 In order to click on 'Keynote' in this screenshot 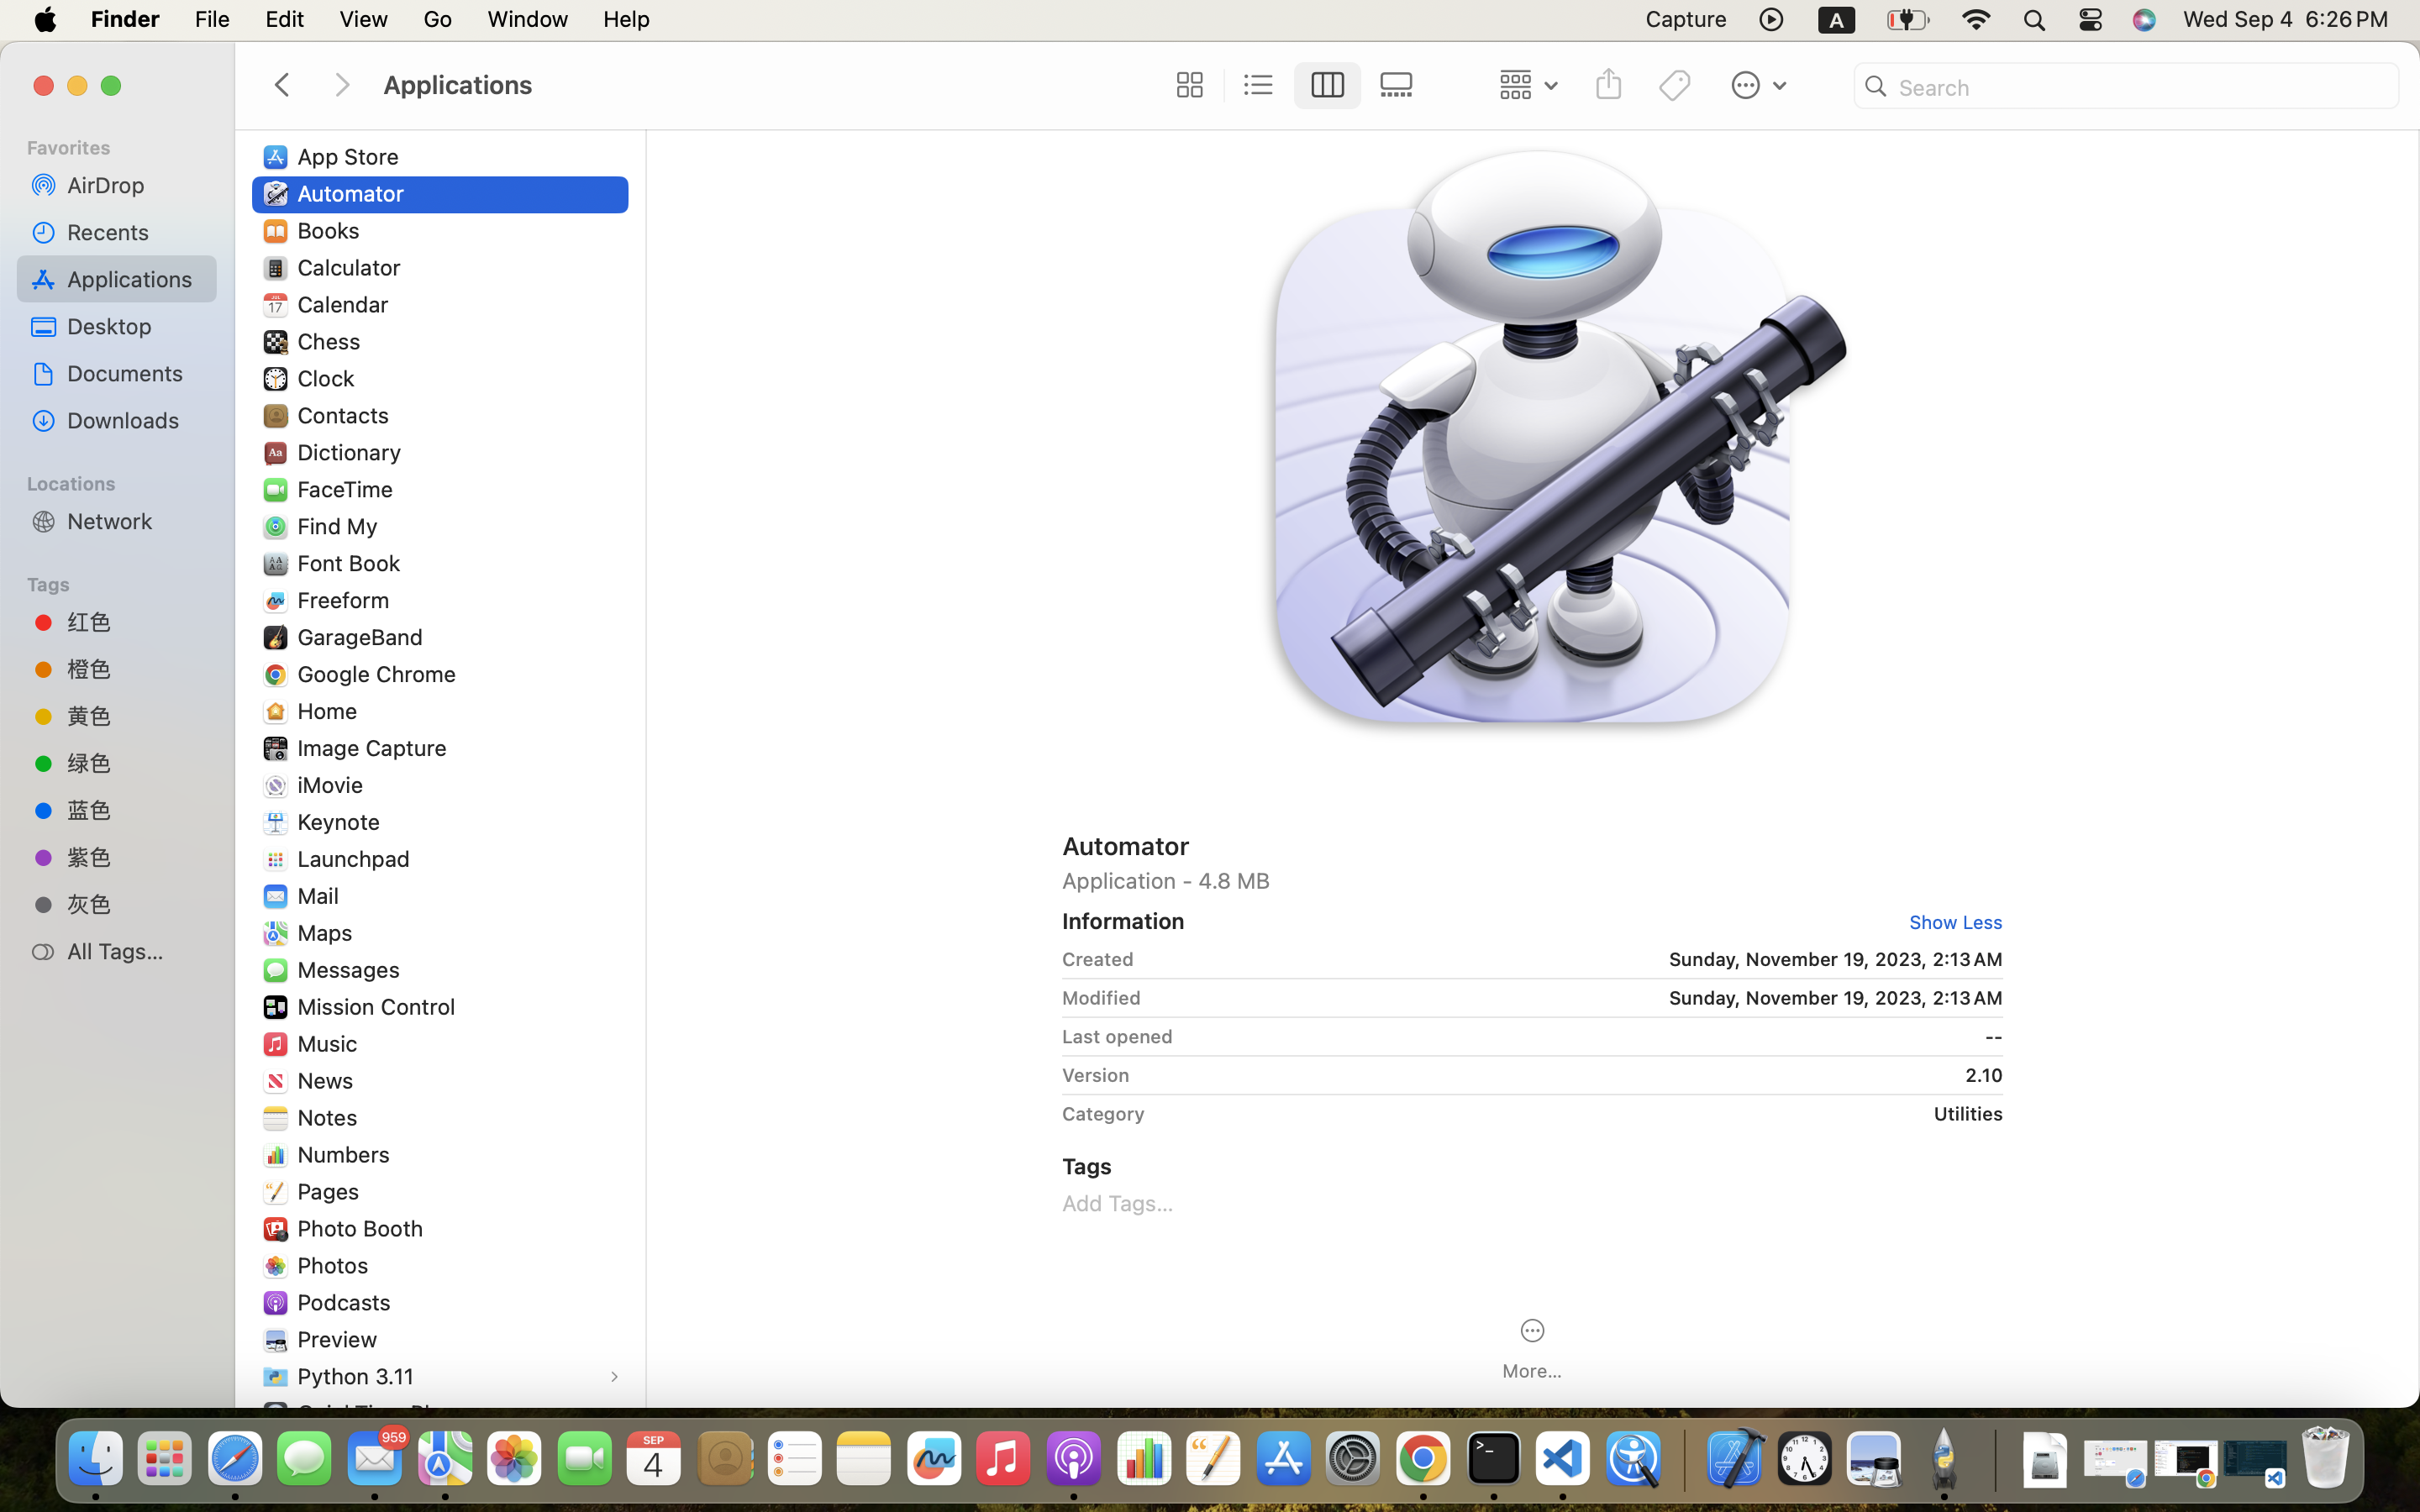, I will do `click(342, 821)`.